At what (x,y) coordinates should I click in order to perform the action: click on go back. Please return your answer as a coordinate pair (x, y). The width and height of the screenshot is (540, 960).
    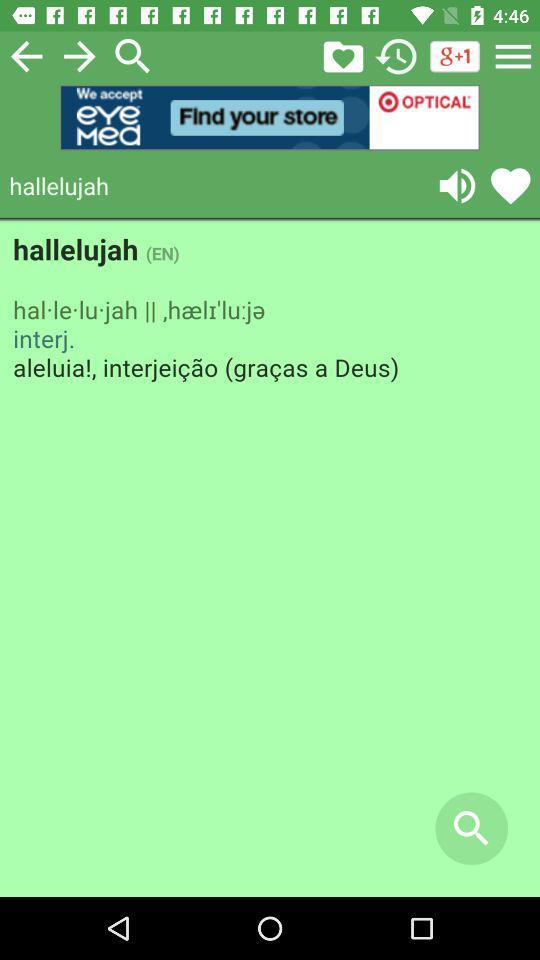
    Looking at the image, I should click on (25, 55).